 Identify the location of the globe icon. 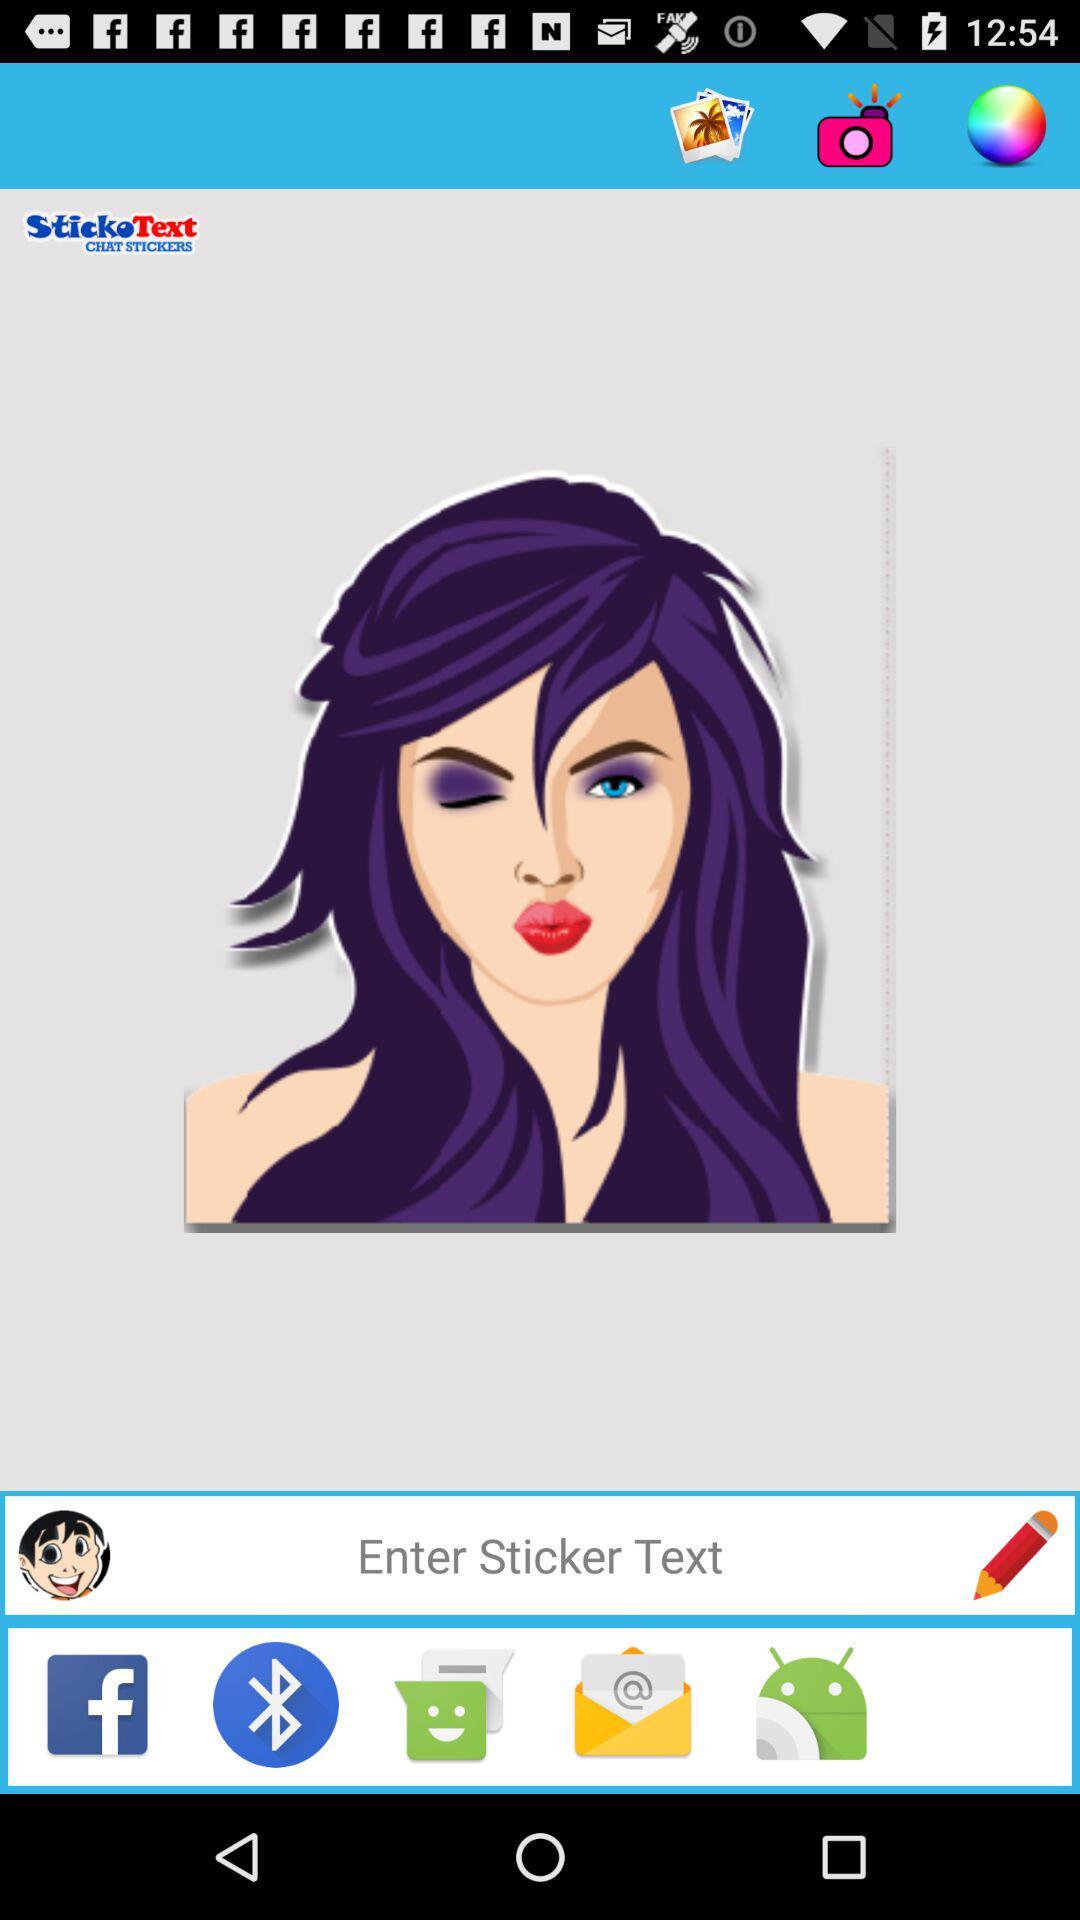
(63, 1664).